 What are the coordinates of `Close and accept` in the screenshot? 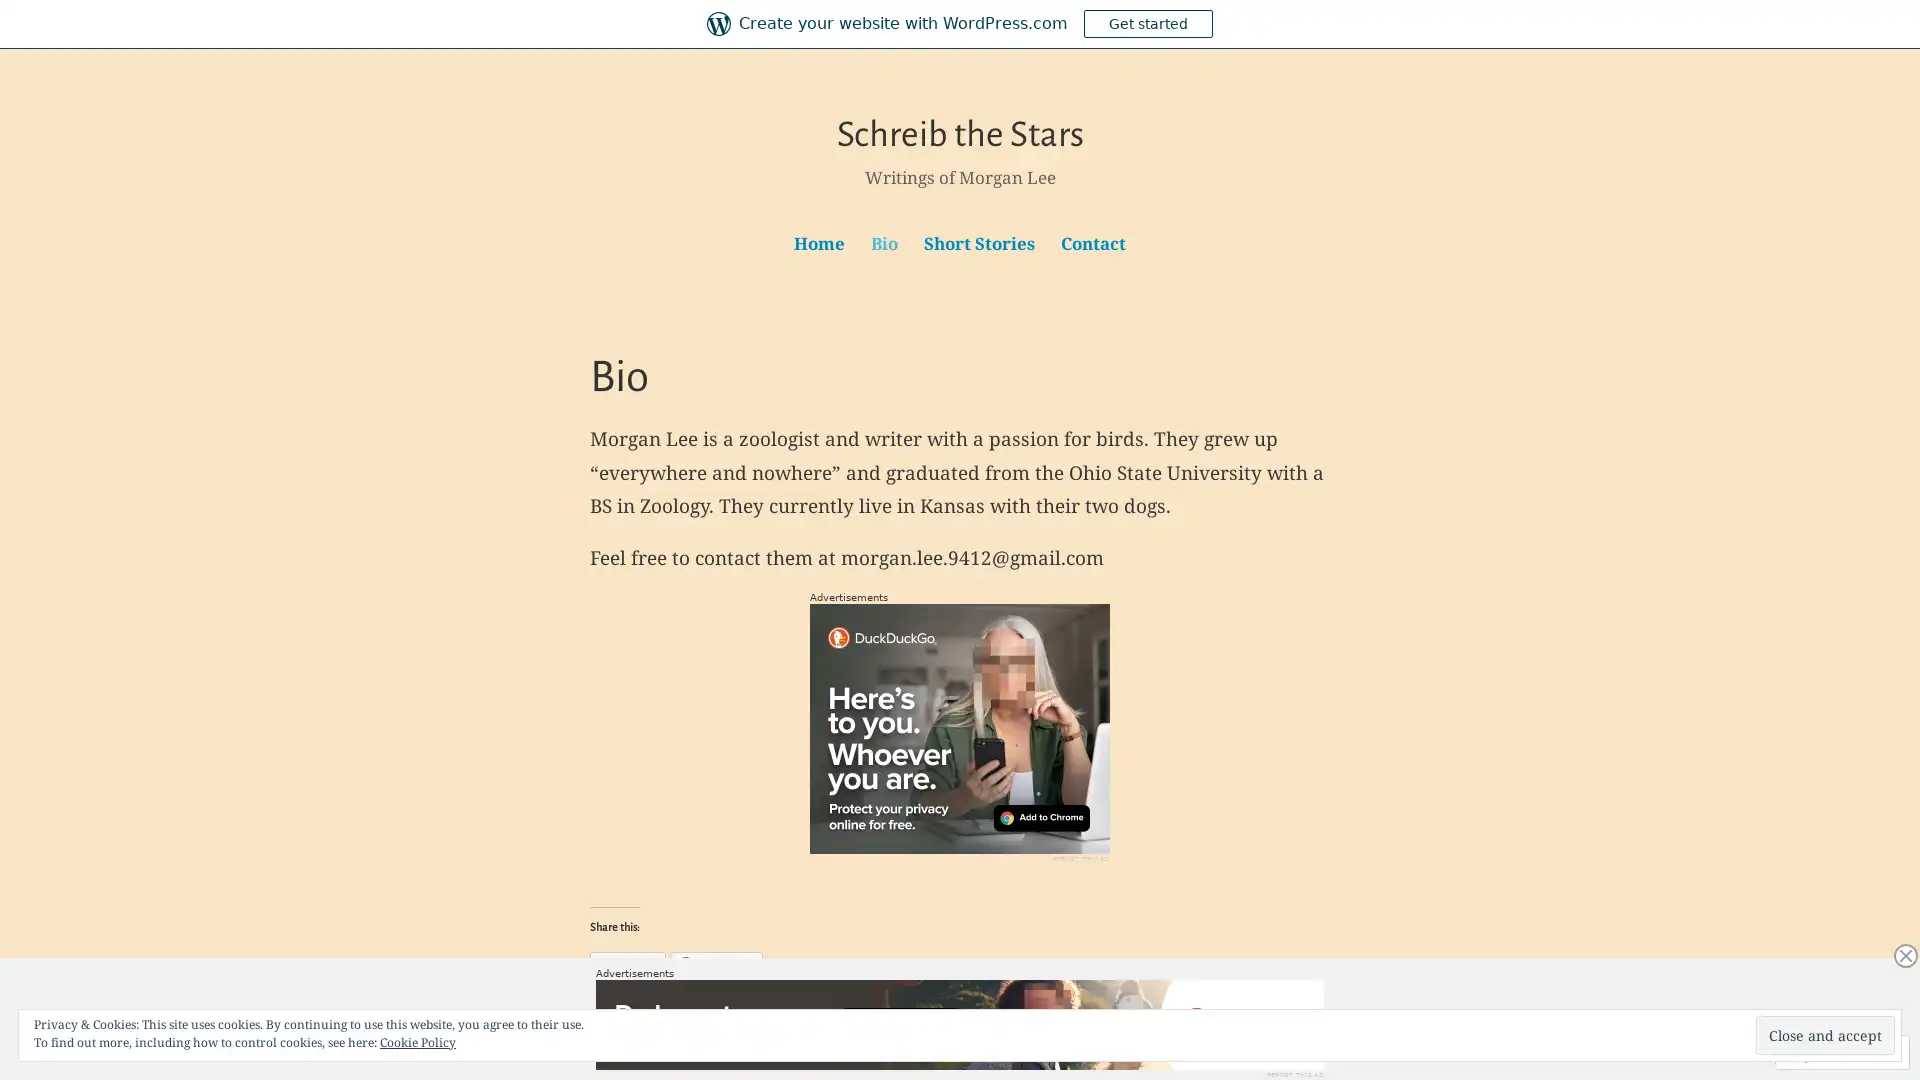 It's located at (1825, 1035).